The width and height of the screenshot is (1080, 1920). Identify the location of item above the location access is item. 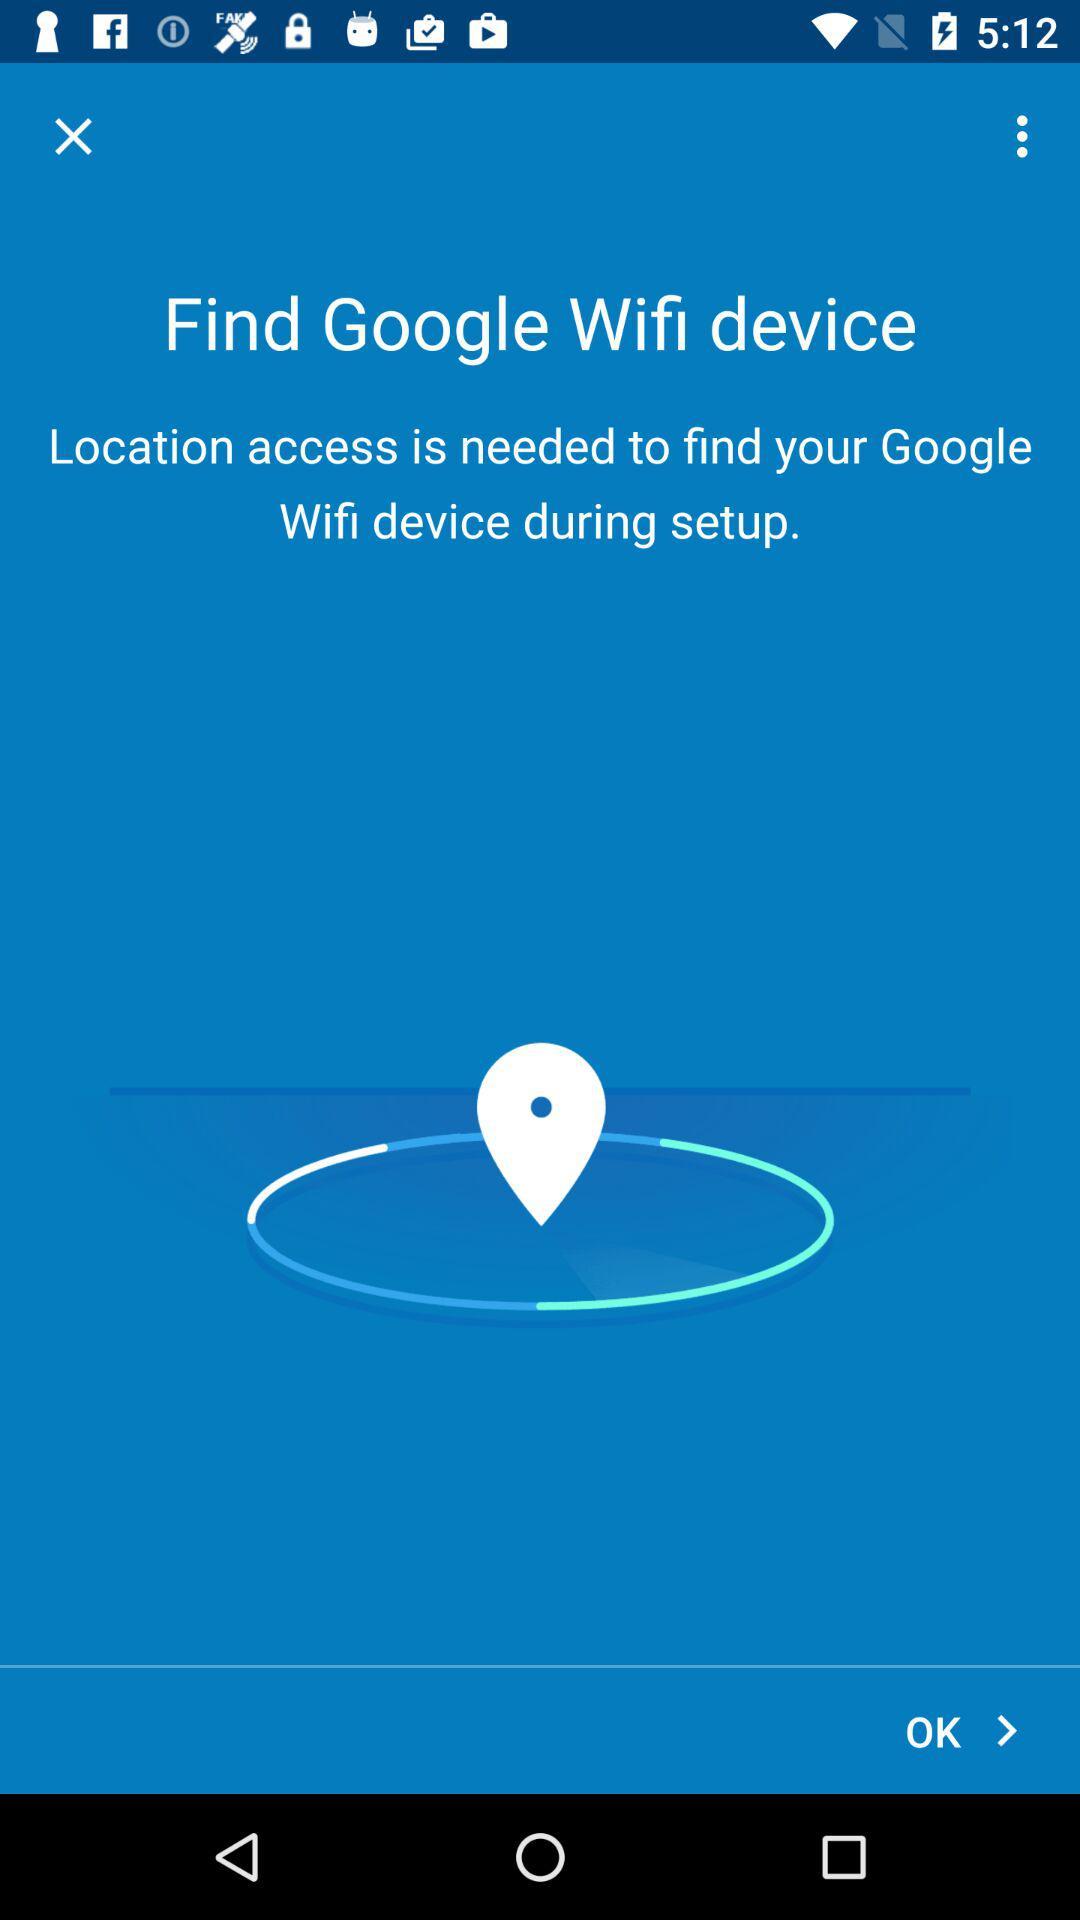
(72, 135).